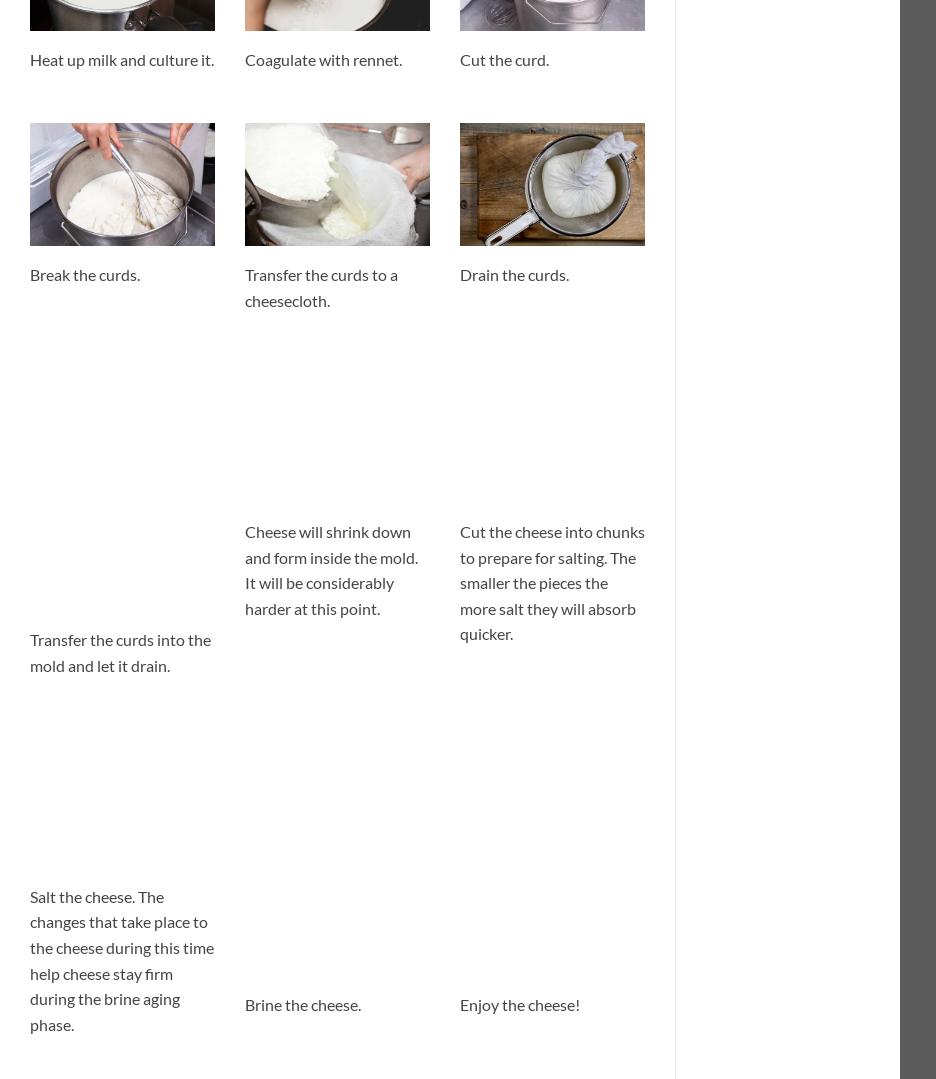  Describe the element at coordinates (330, 568) in the screenshot. I see `'Cheese will shrink down and form inside the mold. It will be considerably harder at this point.'` at that location.